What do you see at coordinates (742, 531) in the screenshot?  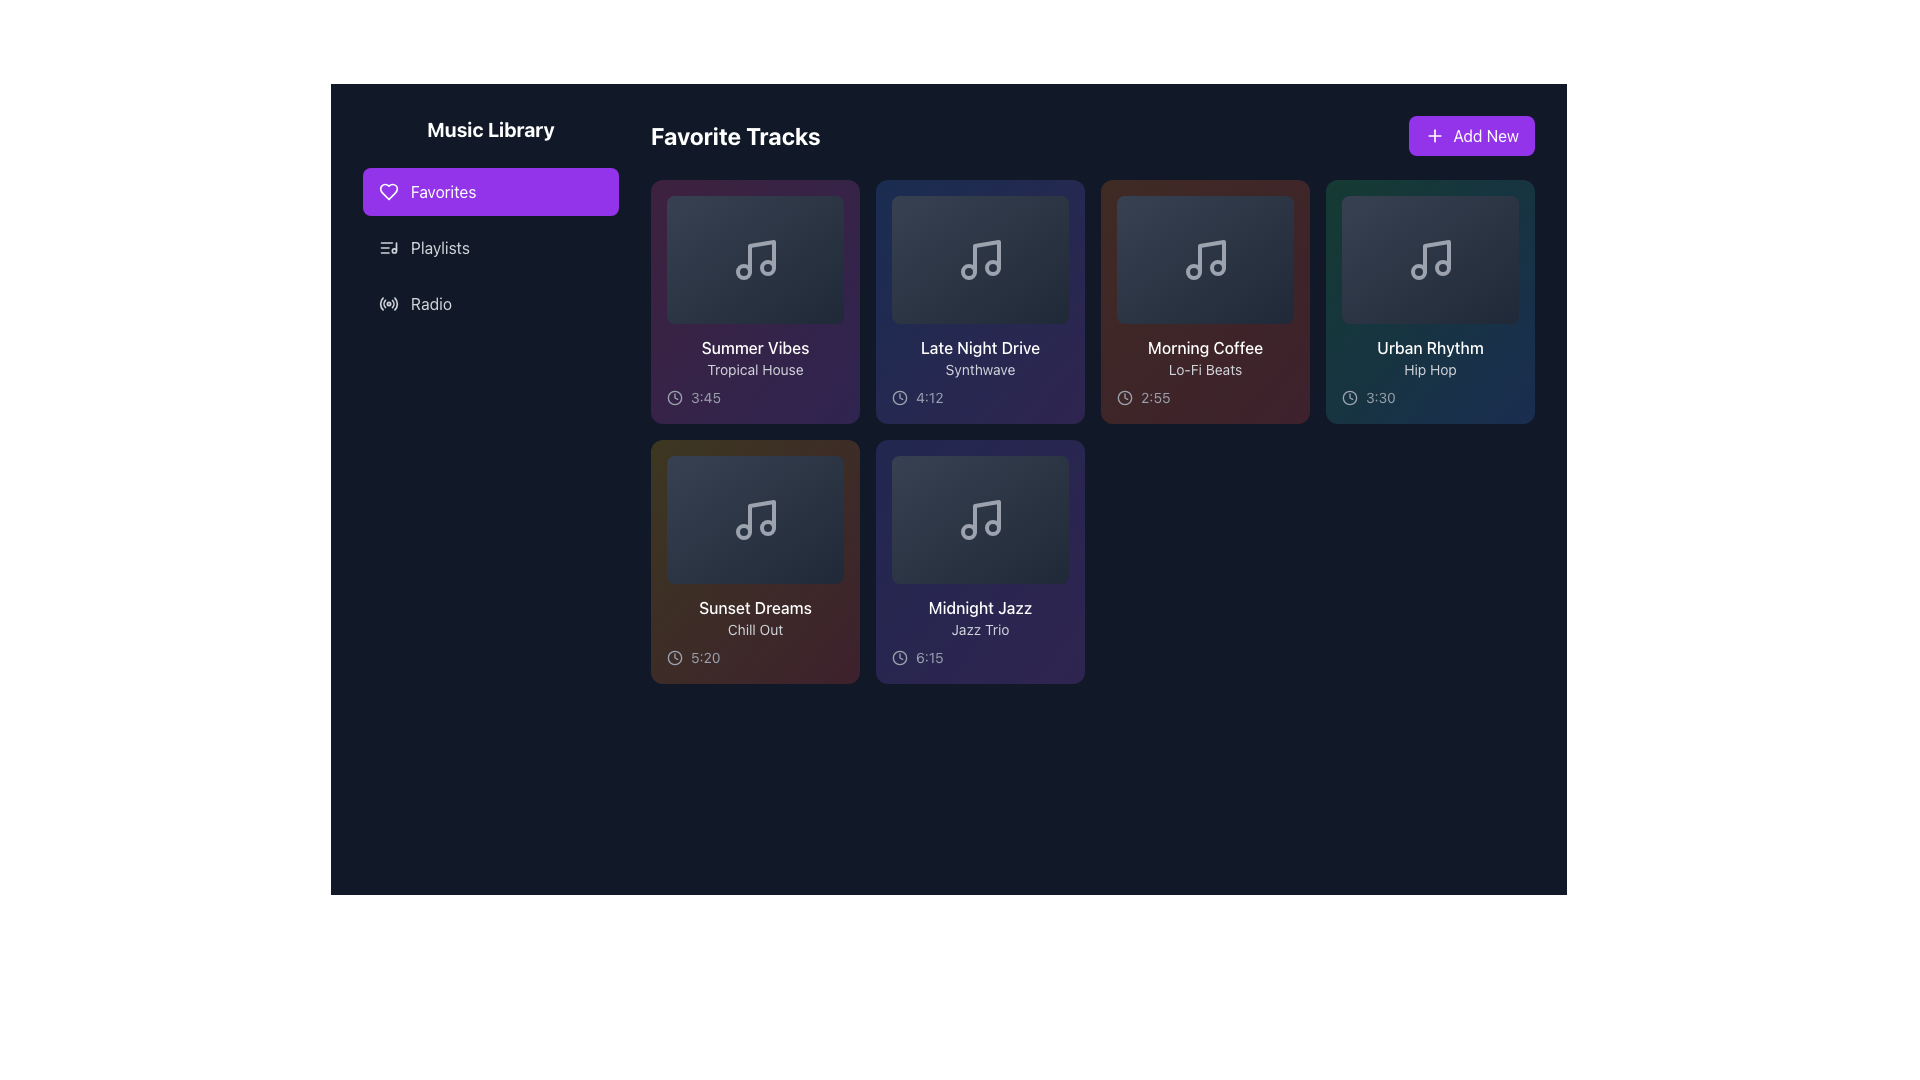 I see `the small circle inside the music note icon, which is part of the 'Sunset Dreams' card in the 'Favorite Tracks' section` at bounding box center [742, 531].